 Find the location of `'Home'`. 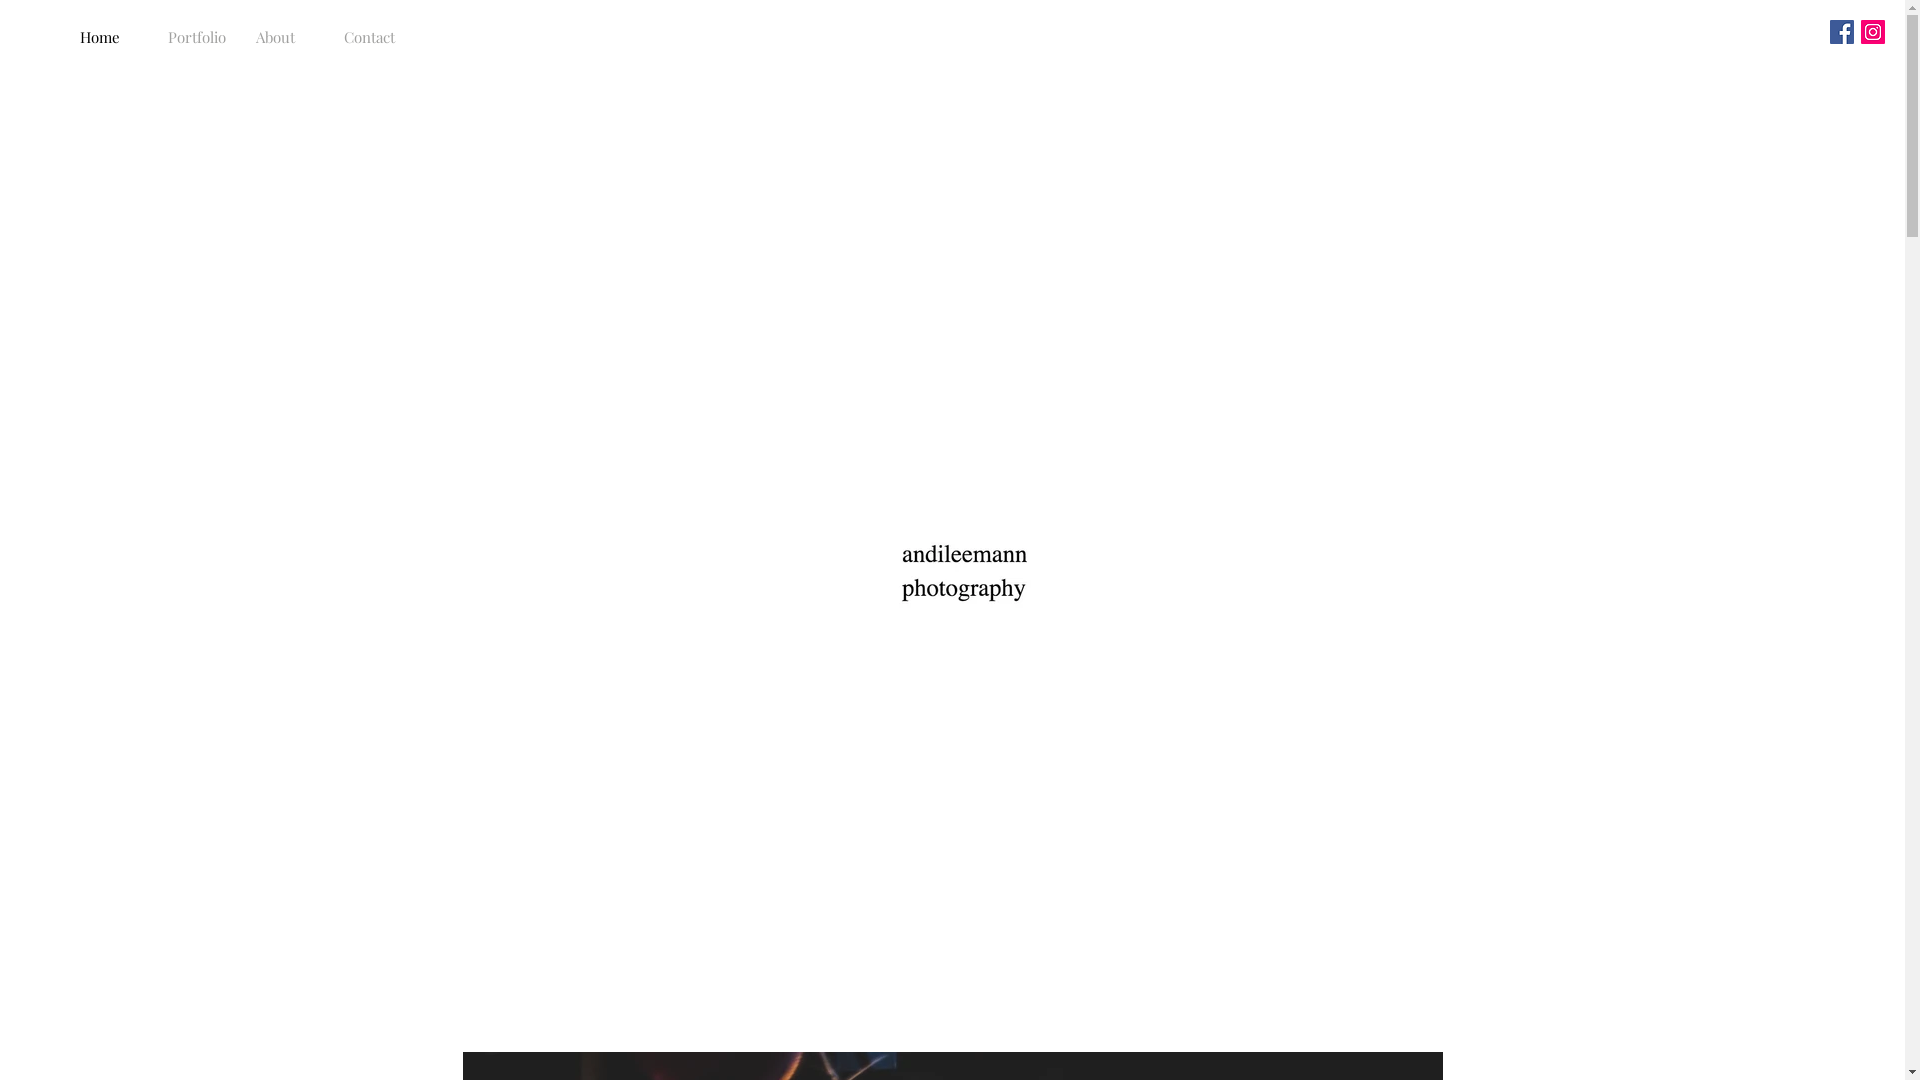

'Home' is located at coordinates (108, 37).